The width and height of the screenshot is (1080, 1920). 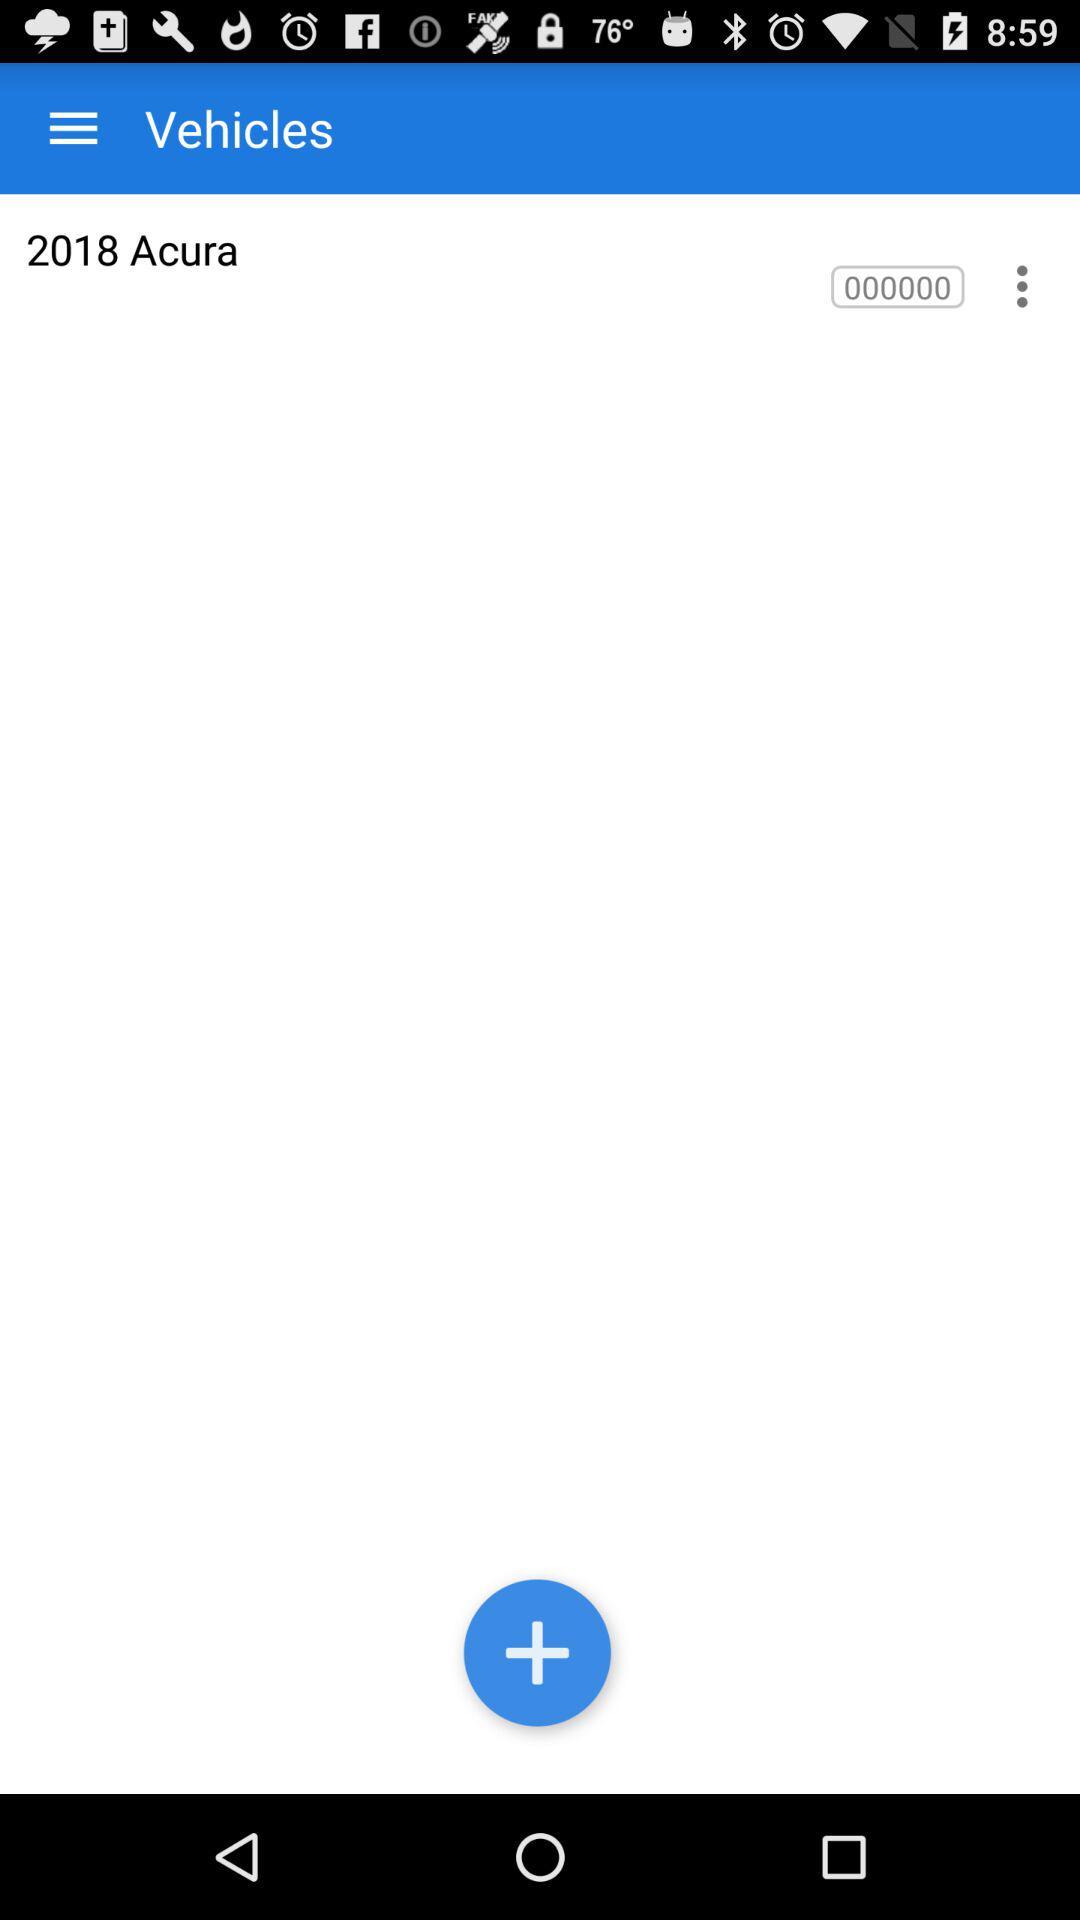 What do you see at coordinates (896, 285) in the screenshot?
I see `the item next to 2018 acura` at bounding box center [896, 285].